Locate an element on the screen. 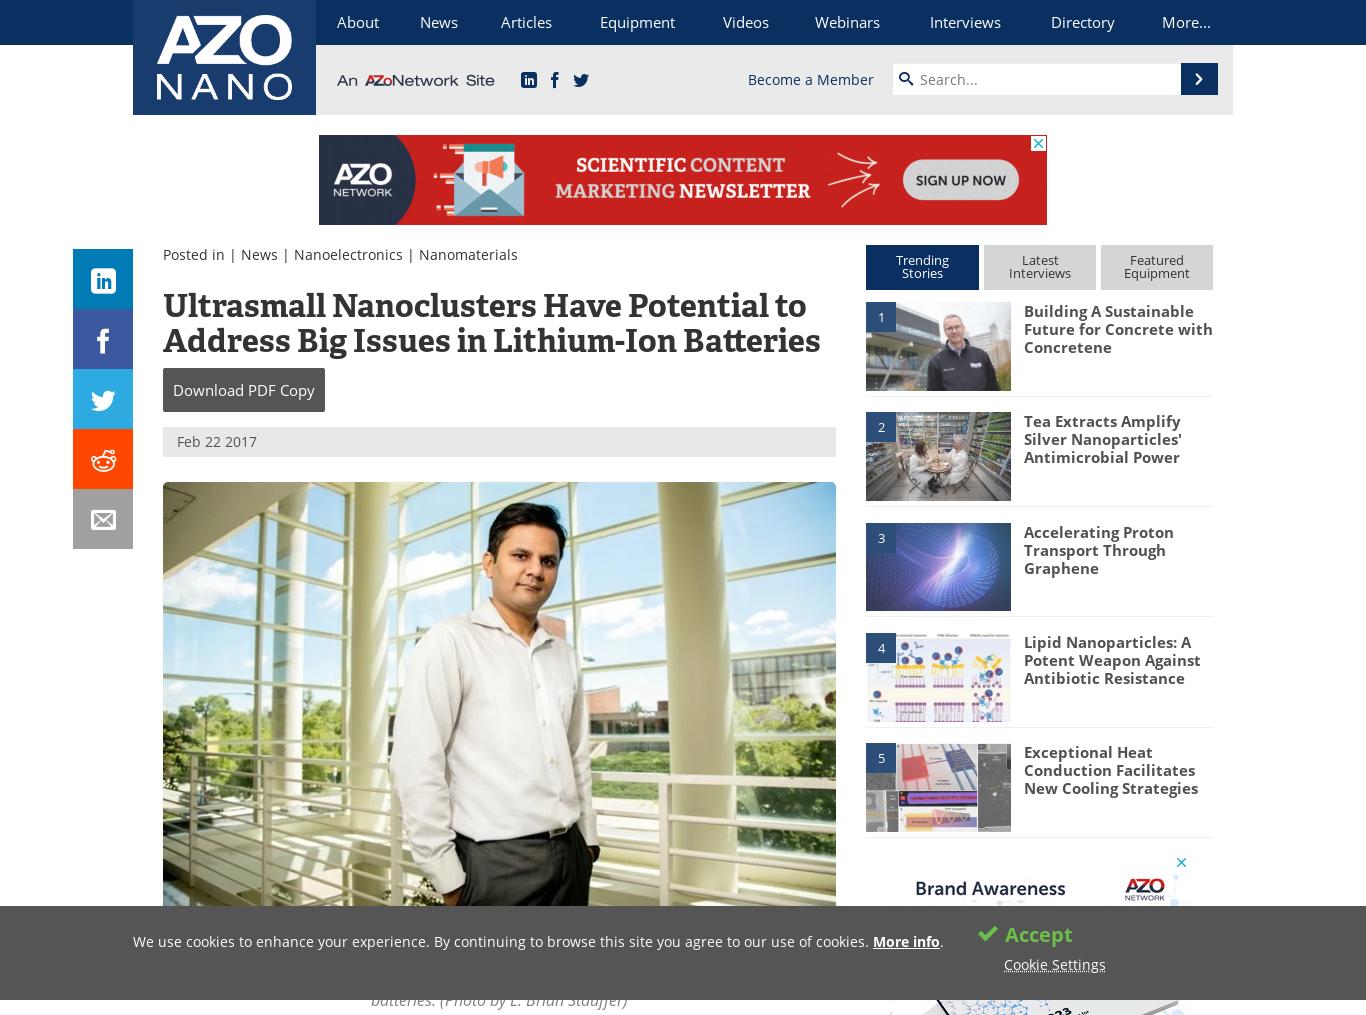  'Download' is located at coordinates (171, 389).